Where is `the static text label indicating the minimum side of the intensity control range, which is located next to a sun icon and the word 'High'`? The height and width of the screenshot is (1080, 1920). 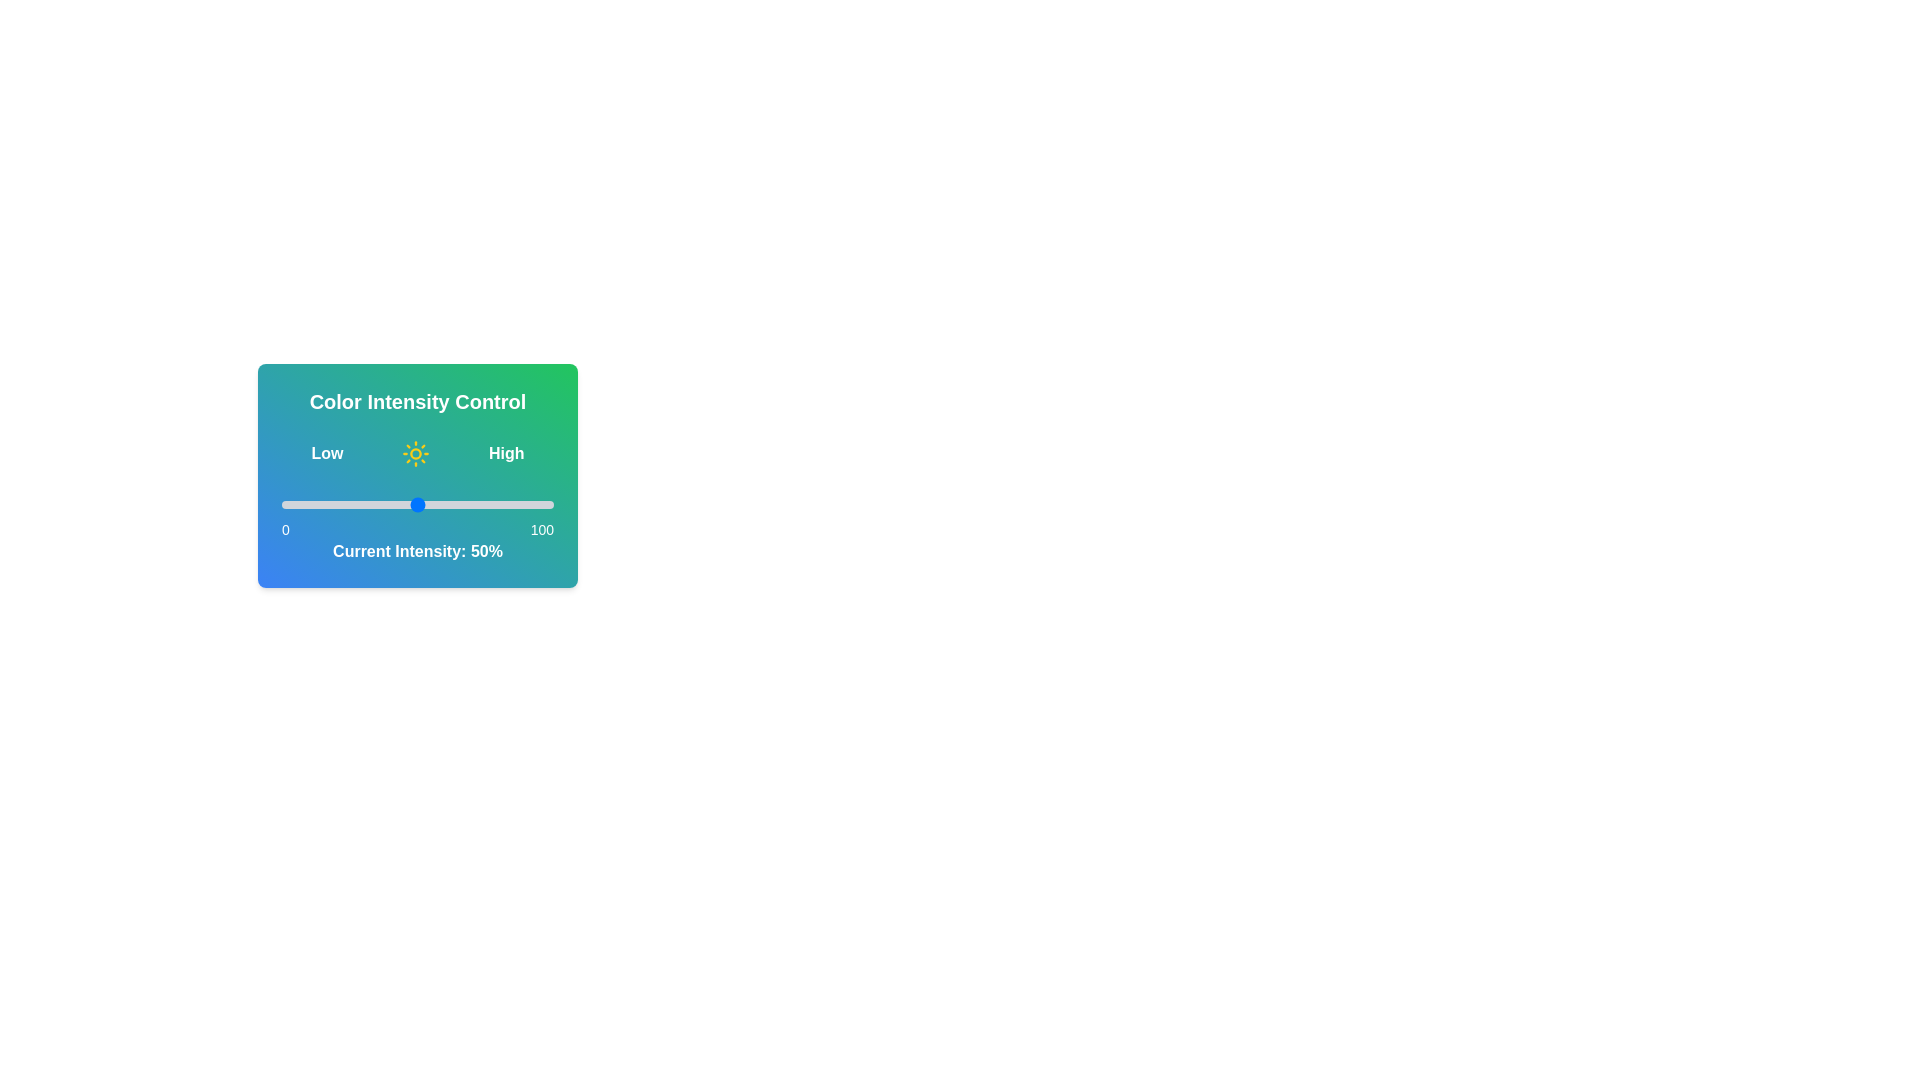 the static text label indicating the minimum side of the intensity control range, which is located next to a sun icon and the word 'High' is located at coordinates (327, 454).